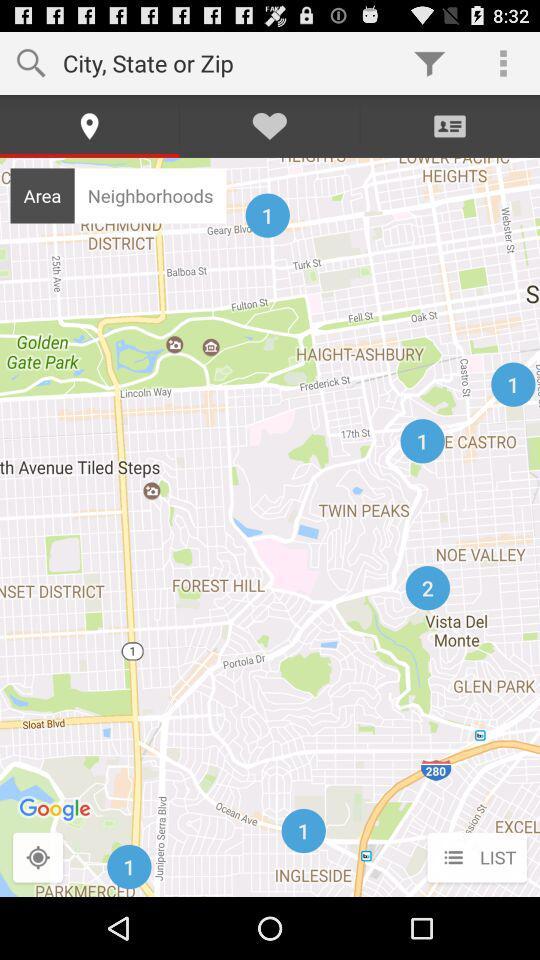  What do you see at coordinates (42, 195) in the screenshot?
I see `area icon` at bounding box center [42, 195].